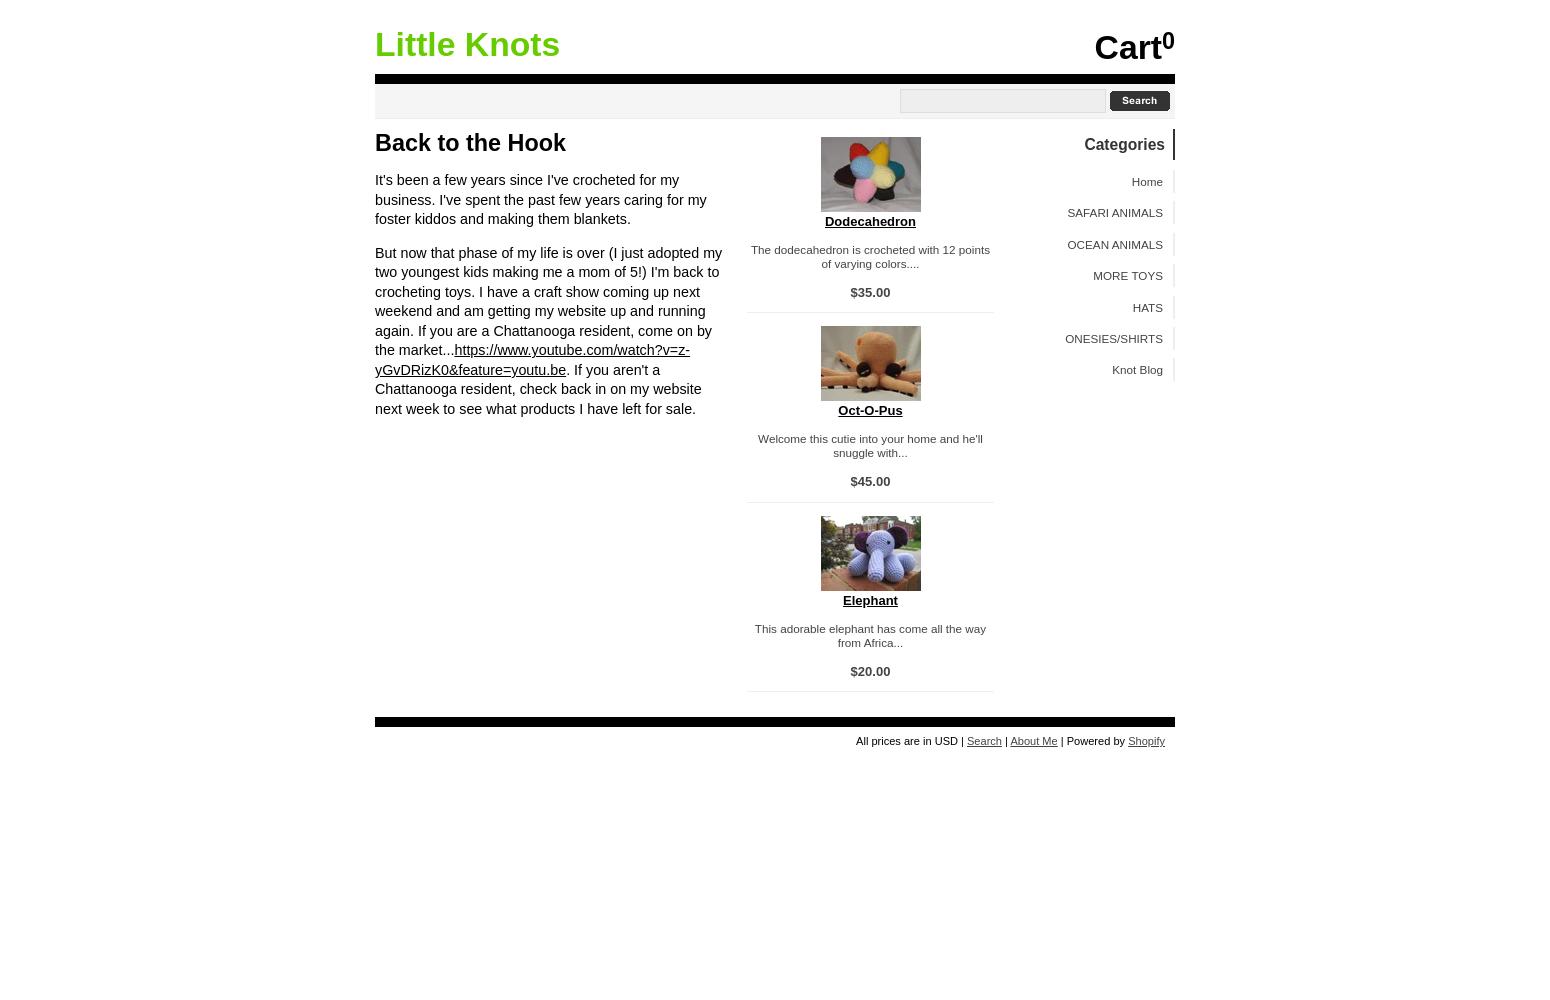 The height and width of the screenshot is (1000, 1550). What do you see at coordinates (1112, 336) in the screenshot?
I see `'ONESIES/SHIRTS'` at bounding box center [1112, 336].